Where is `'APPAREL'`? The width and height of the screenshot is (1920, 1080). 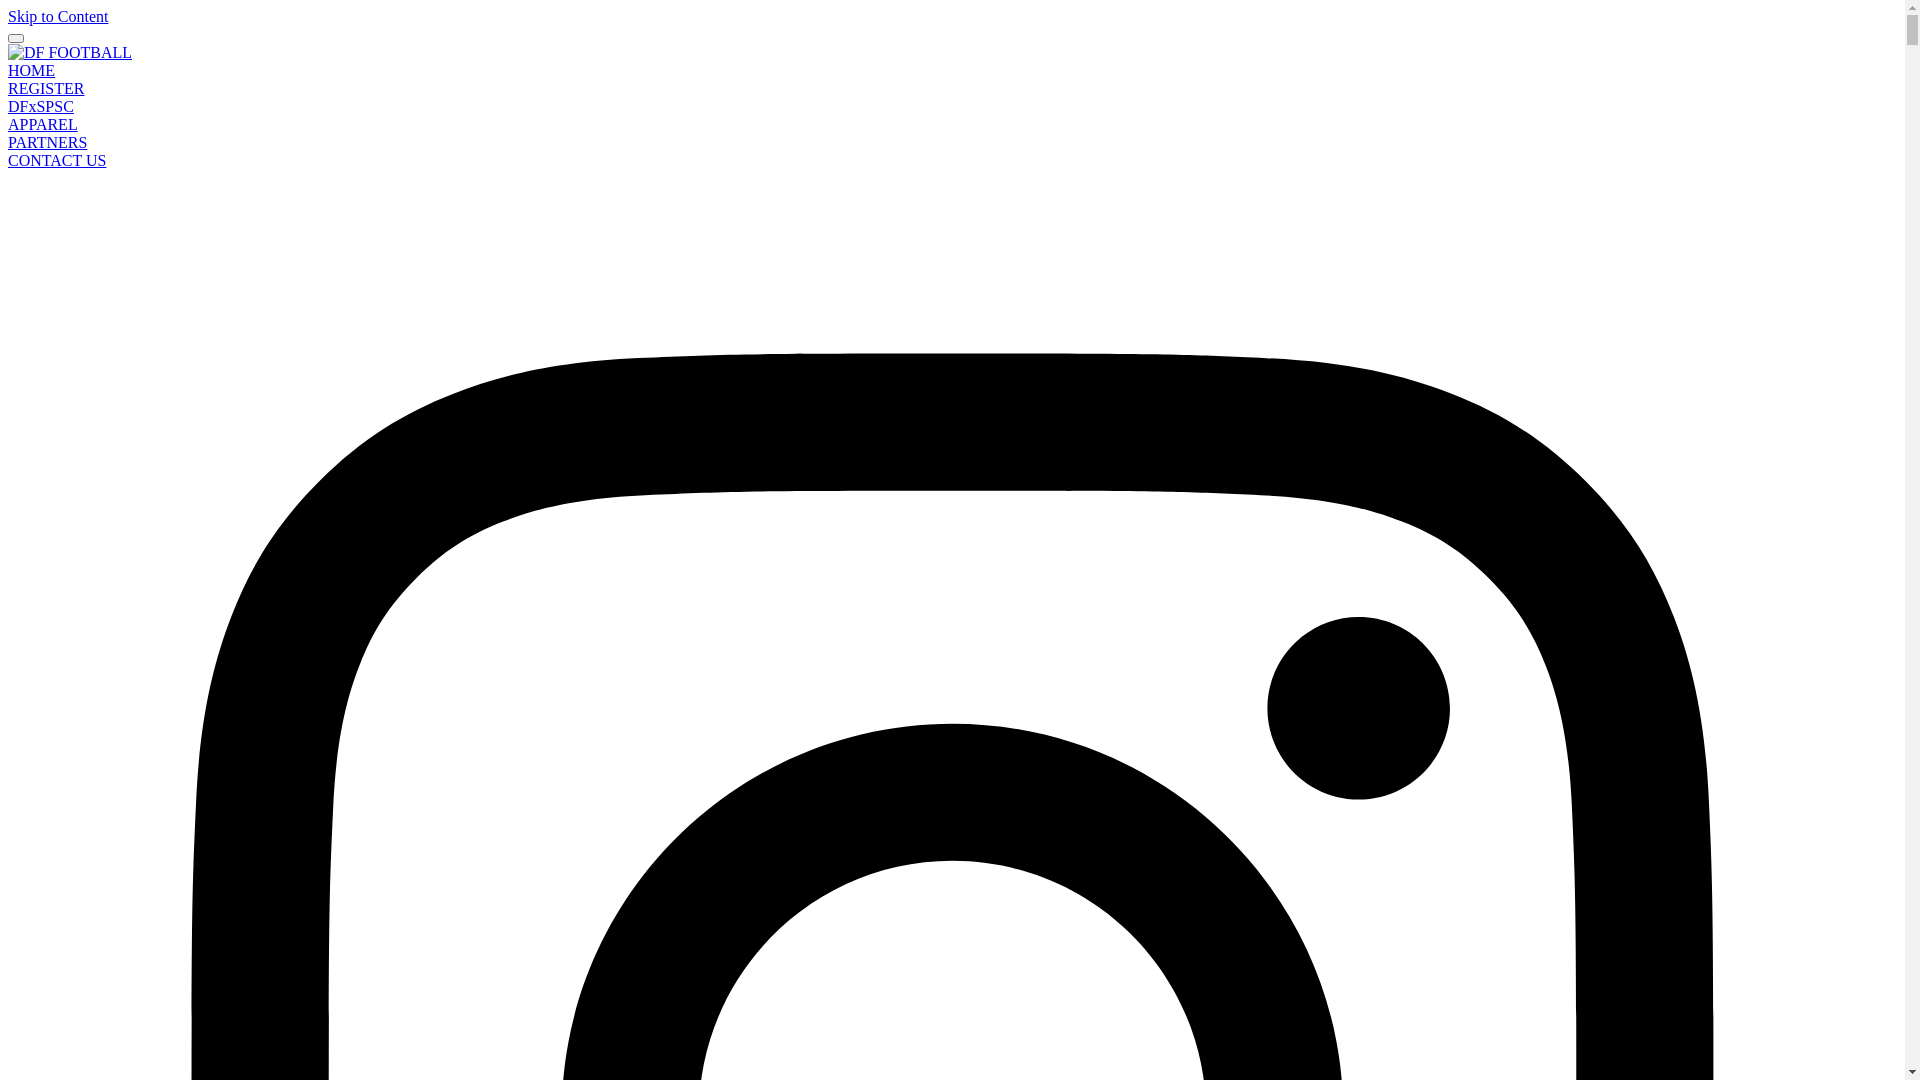 'APPAREL' is located at coordinates (8, 124).